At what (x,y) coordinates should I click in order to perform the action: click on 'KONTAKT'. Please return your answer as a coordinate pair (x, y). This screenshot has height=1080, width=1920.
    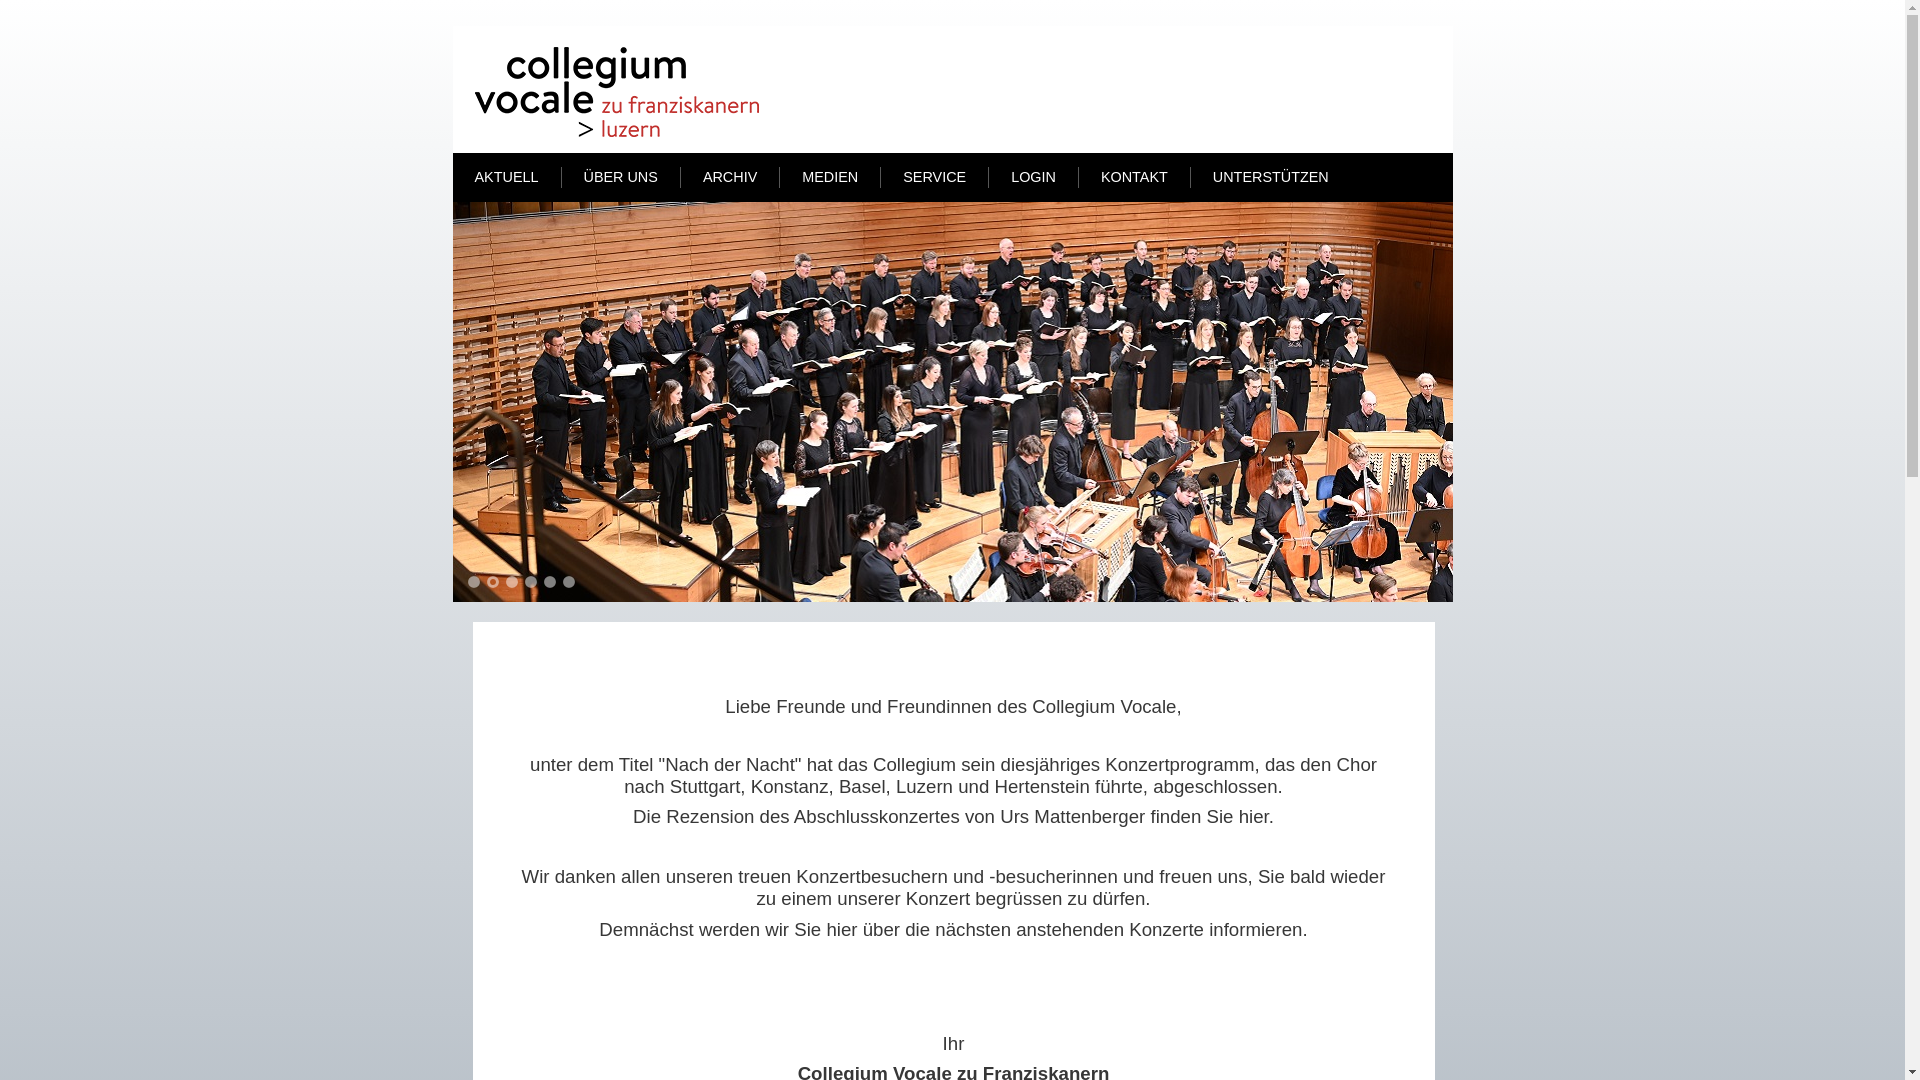
    Looking at the image, I should click on (1134, 176).